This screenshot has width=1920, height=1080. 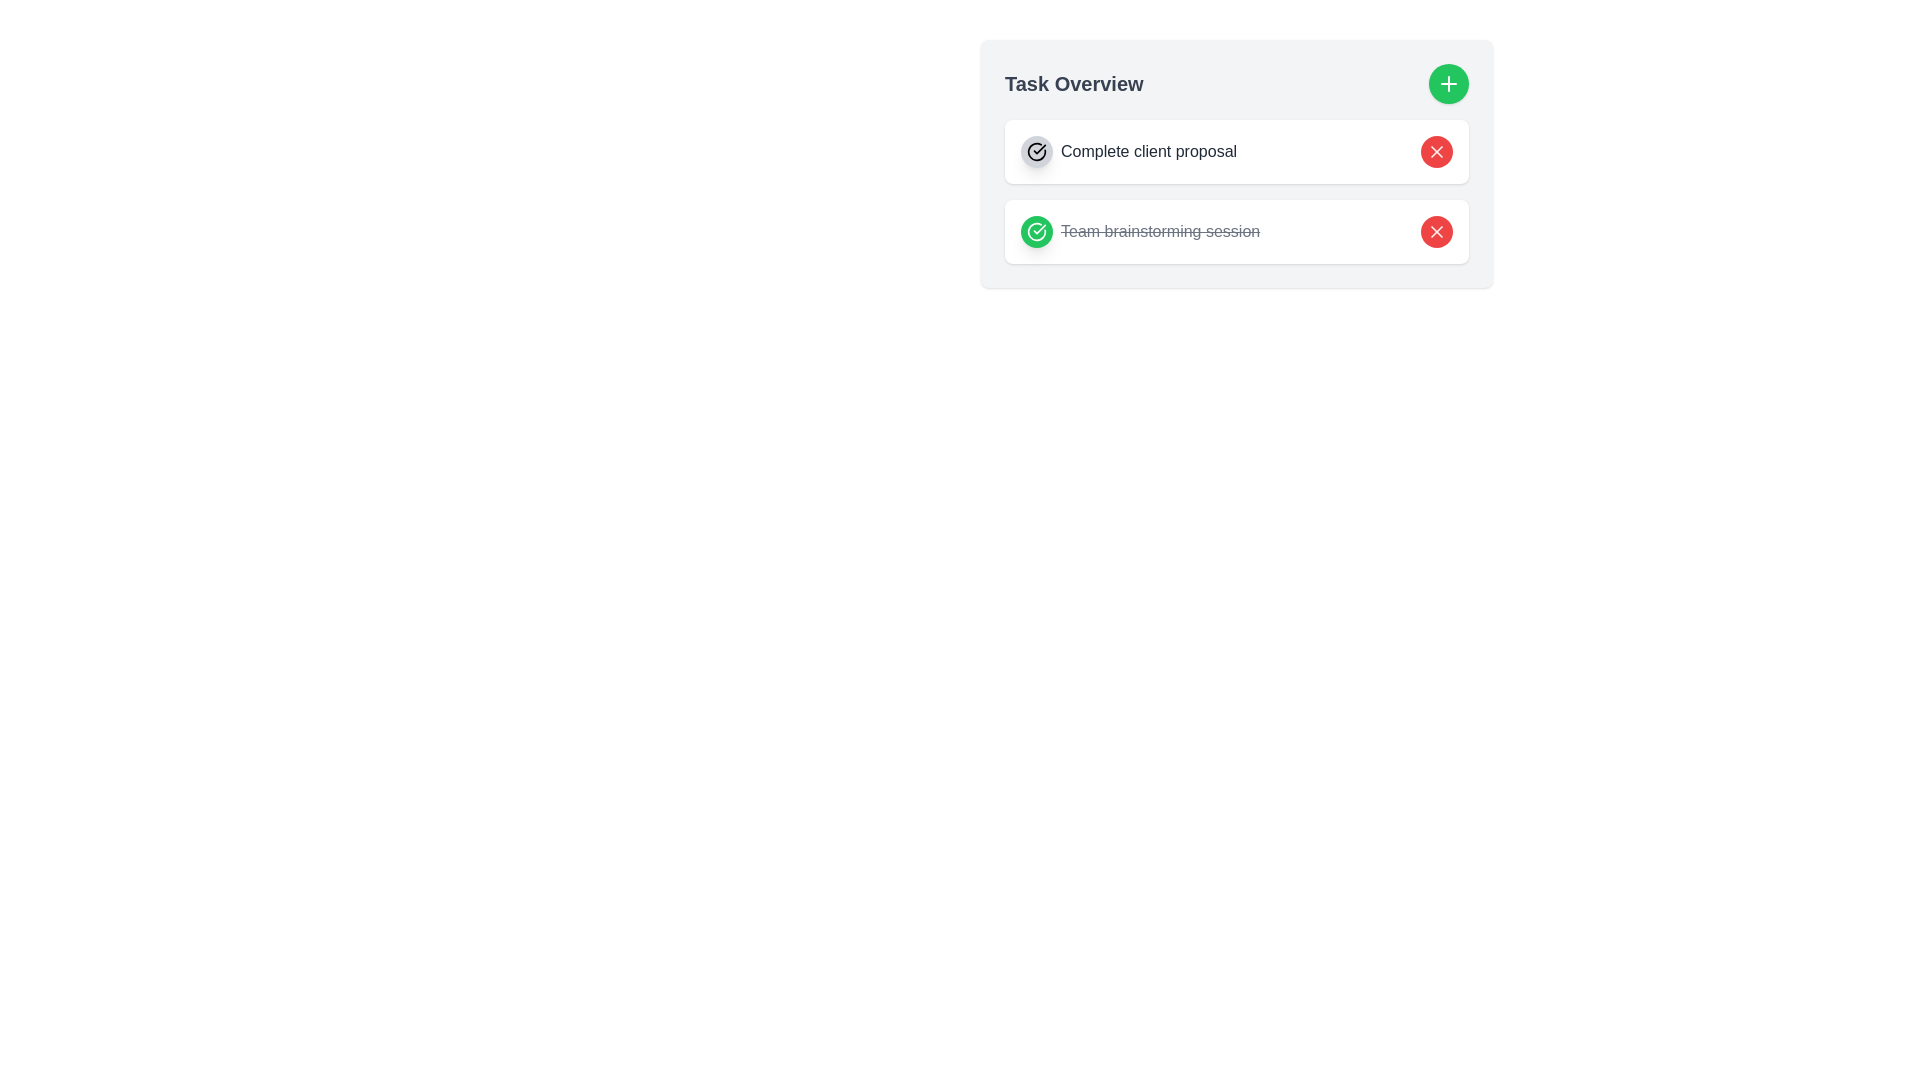 What do you see at coordinates (1036, 150) in the screenshot?
I see `the circular outline of the checkmark icon within the SVG component located in the second list item next to 'Team brainstorming session'` at bounding box center [1036, 150].